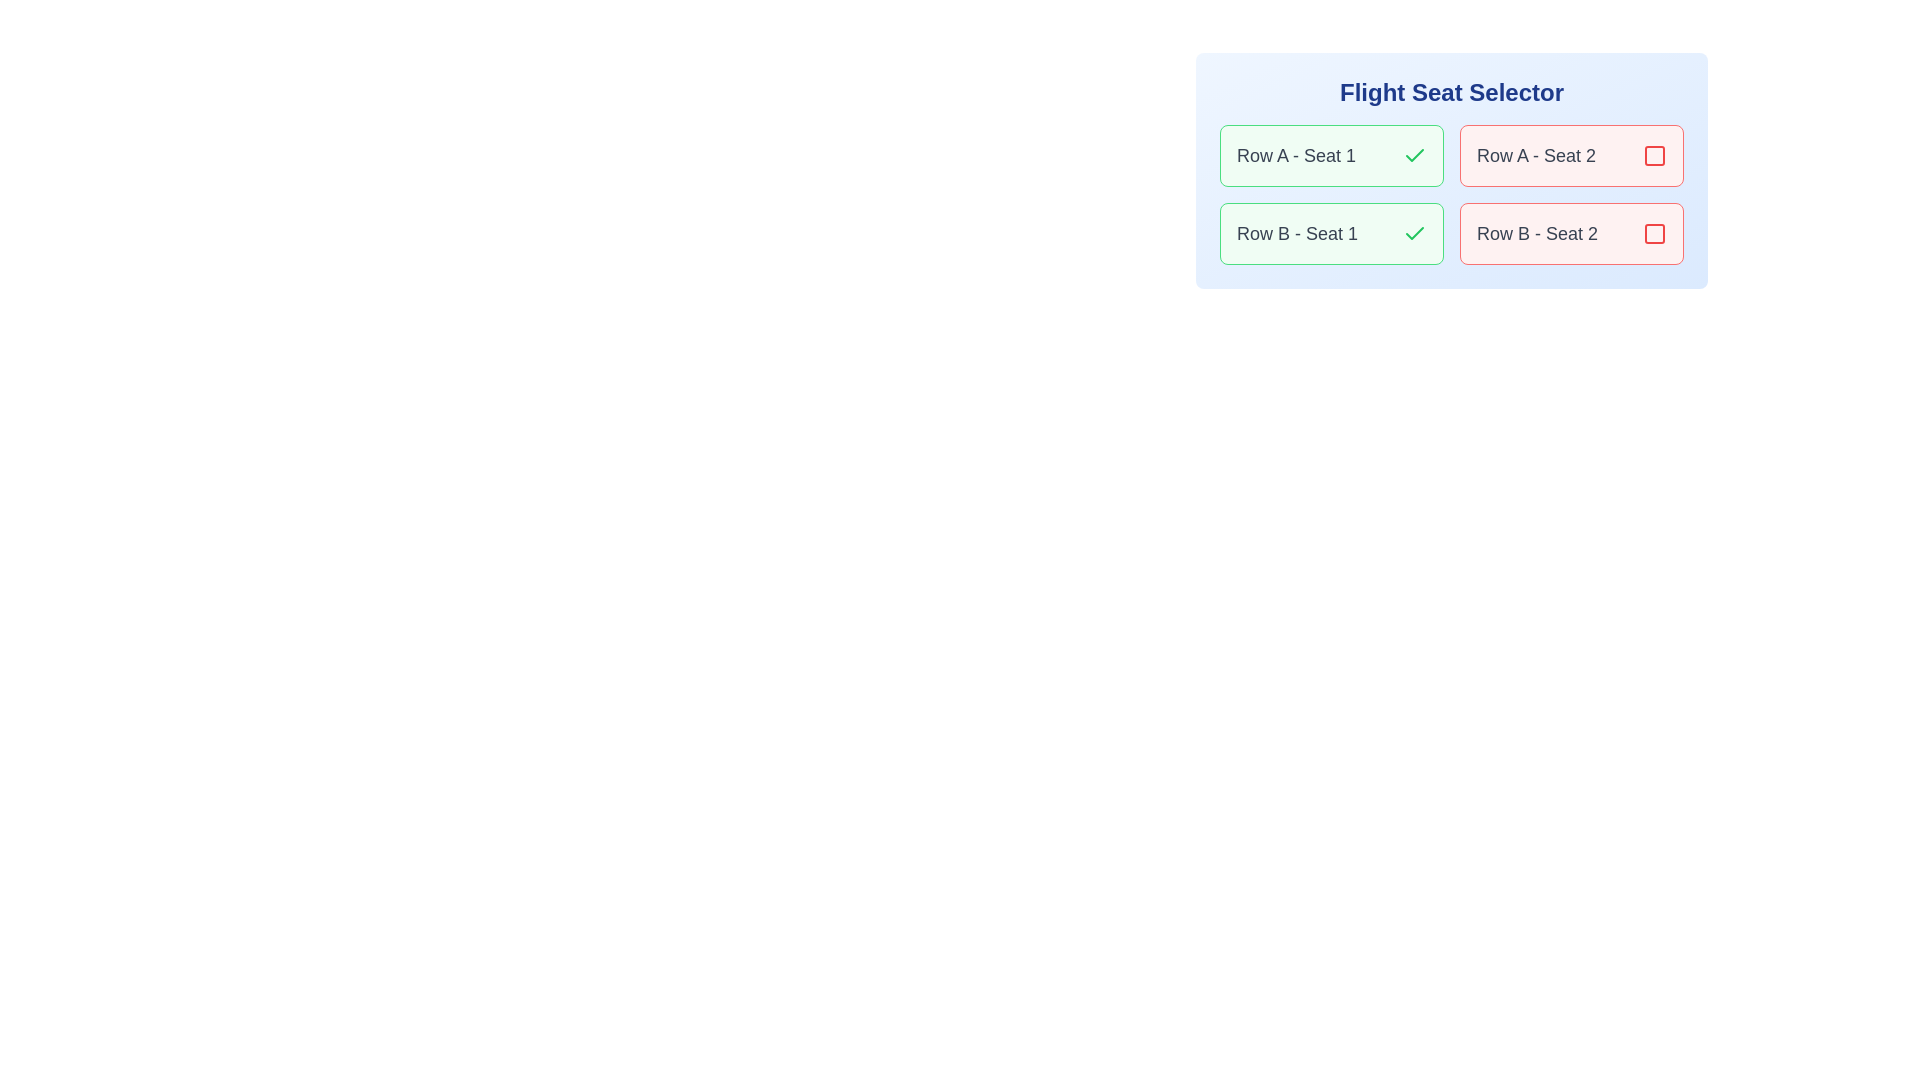 This screenshot has height=1080, width=1920. I want to click on the text label displaying 'Row A - Seat 1', which provides identification for the seat in the grid layout, so click(1296, 154).